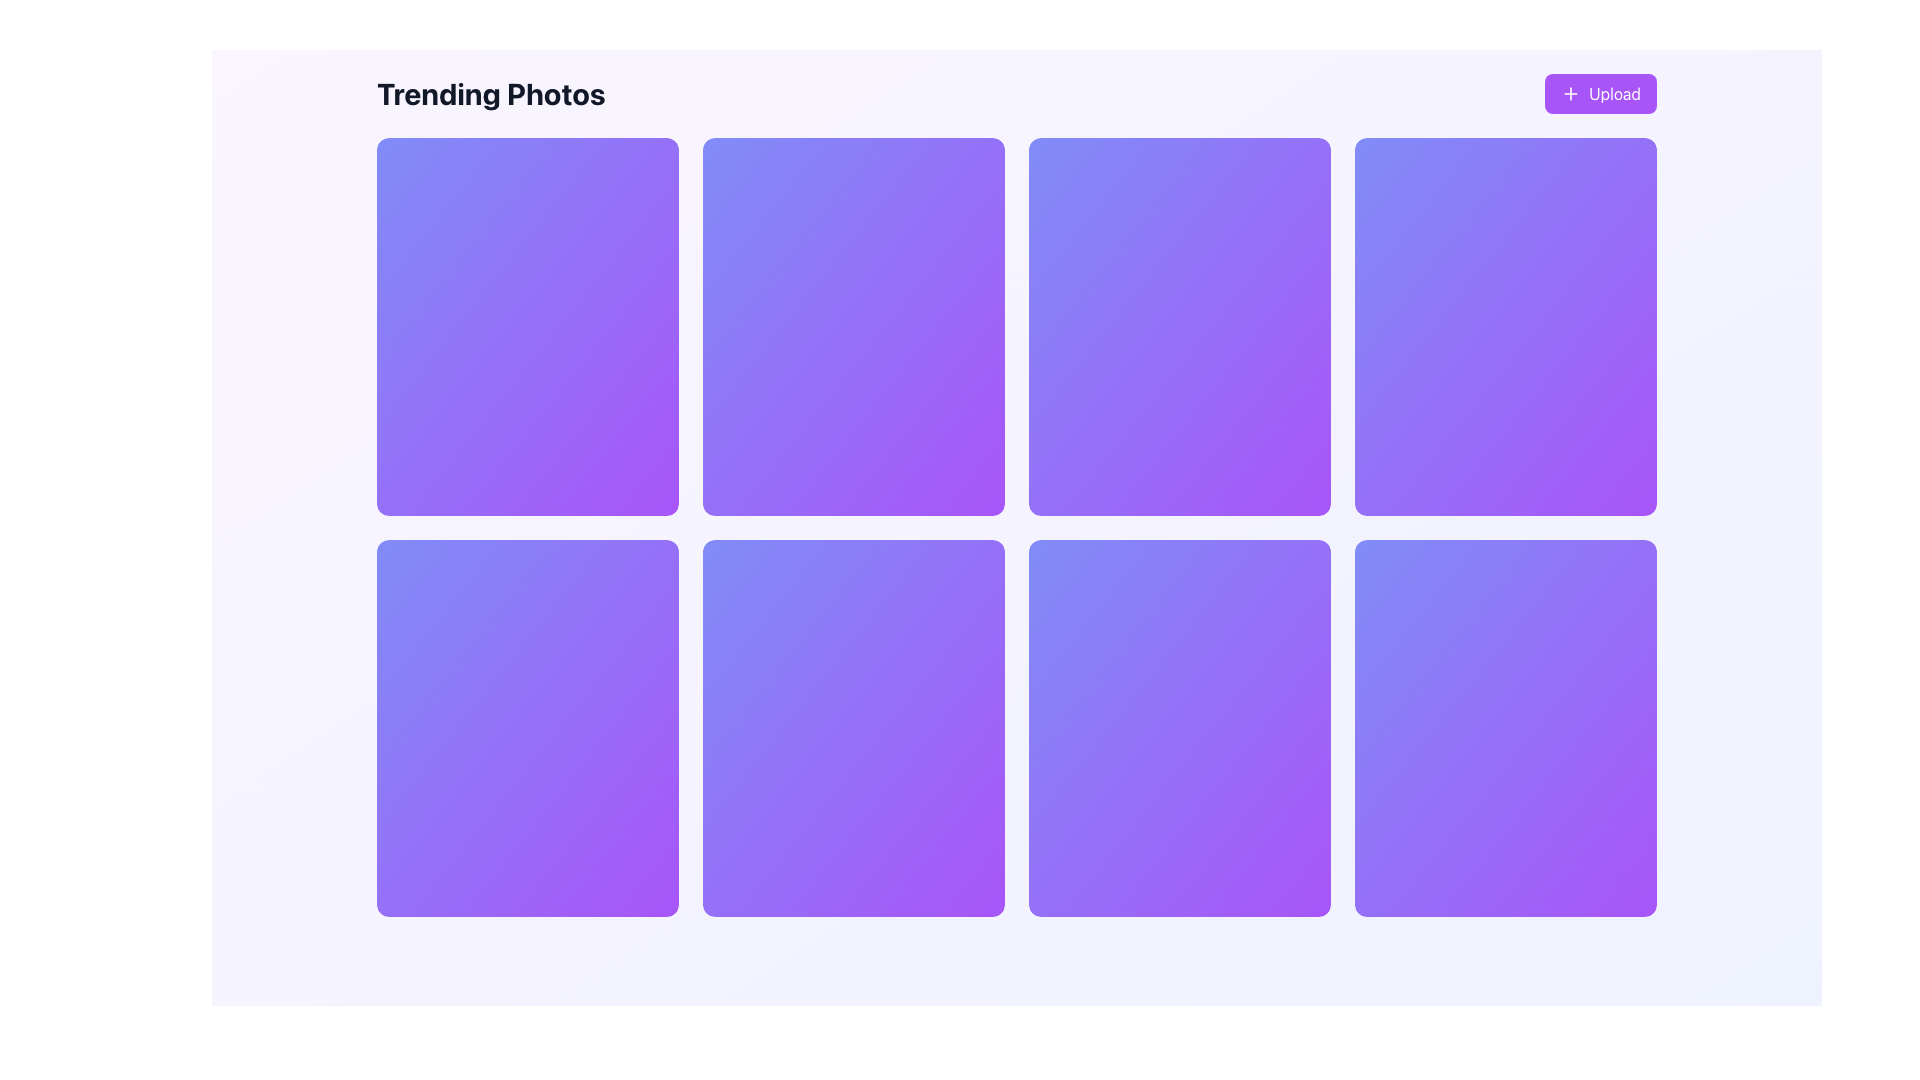 Image resolution: width=1920 pixels, height=1080 pixels. What do you see at coordinates (1601, 93) in the screenshot?
I see `the 'Upload' button with a purple background and a white '+' icon` at bounding box center [1601, 93].